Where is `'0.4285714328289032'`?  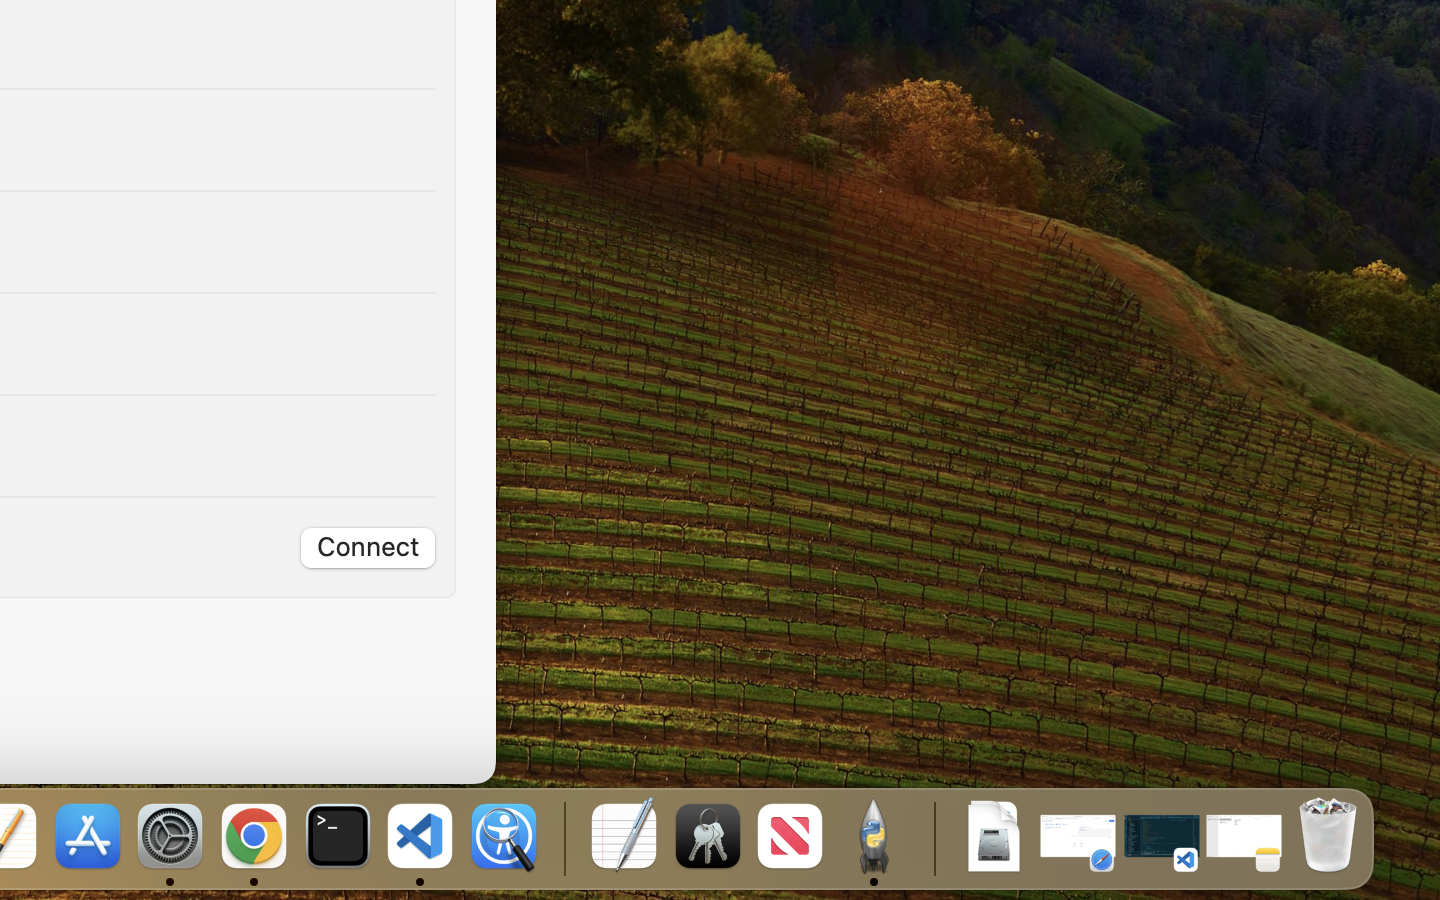
'0.4285714328289032' is located at coordinates (562, 837).